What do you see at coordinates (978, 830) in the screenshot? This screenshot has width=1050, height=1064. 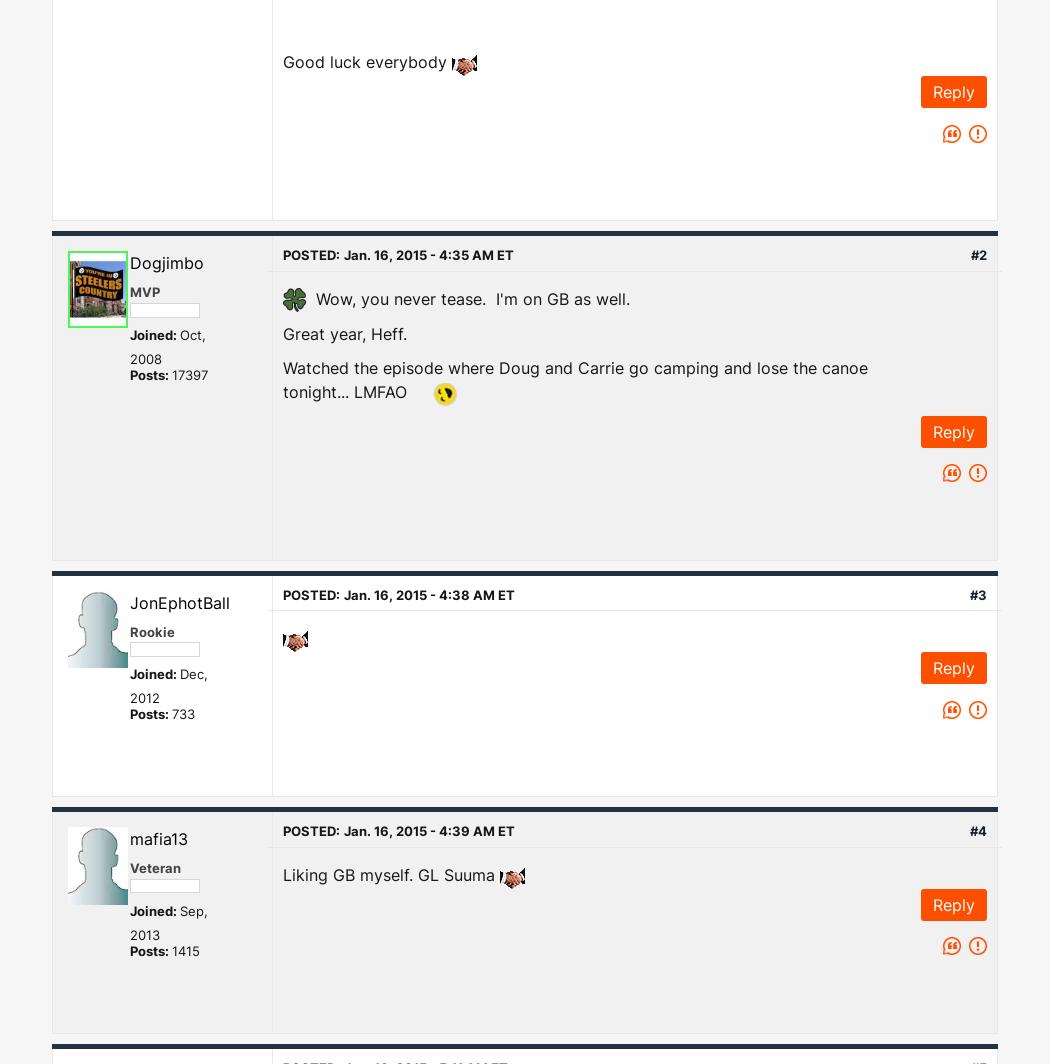 I see `'#4'` at bounding box center [978, 830].